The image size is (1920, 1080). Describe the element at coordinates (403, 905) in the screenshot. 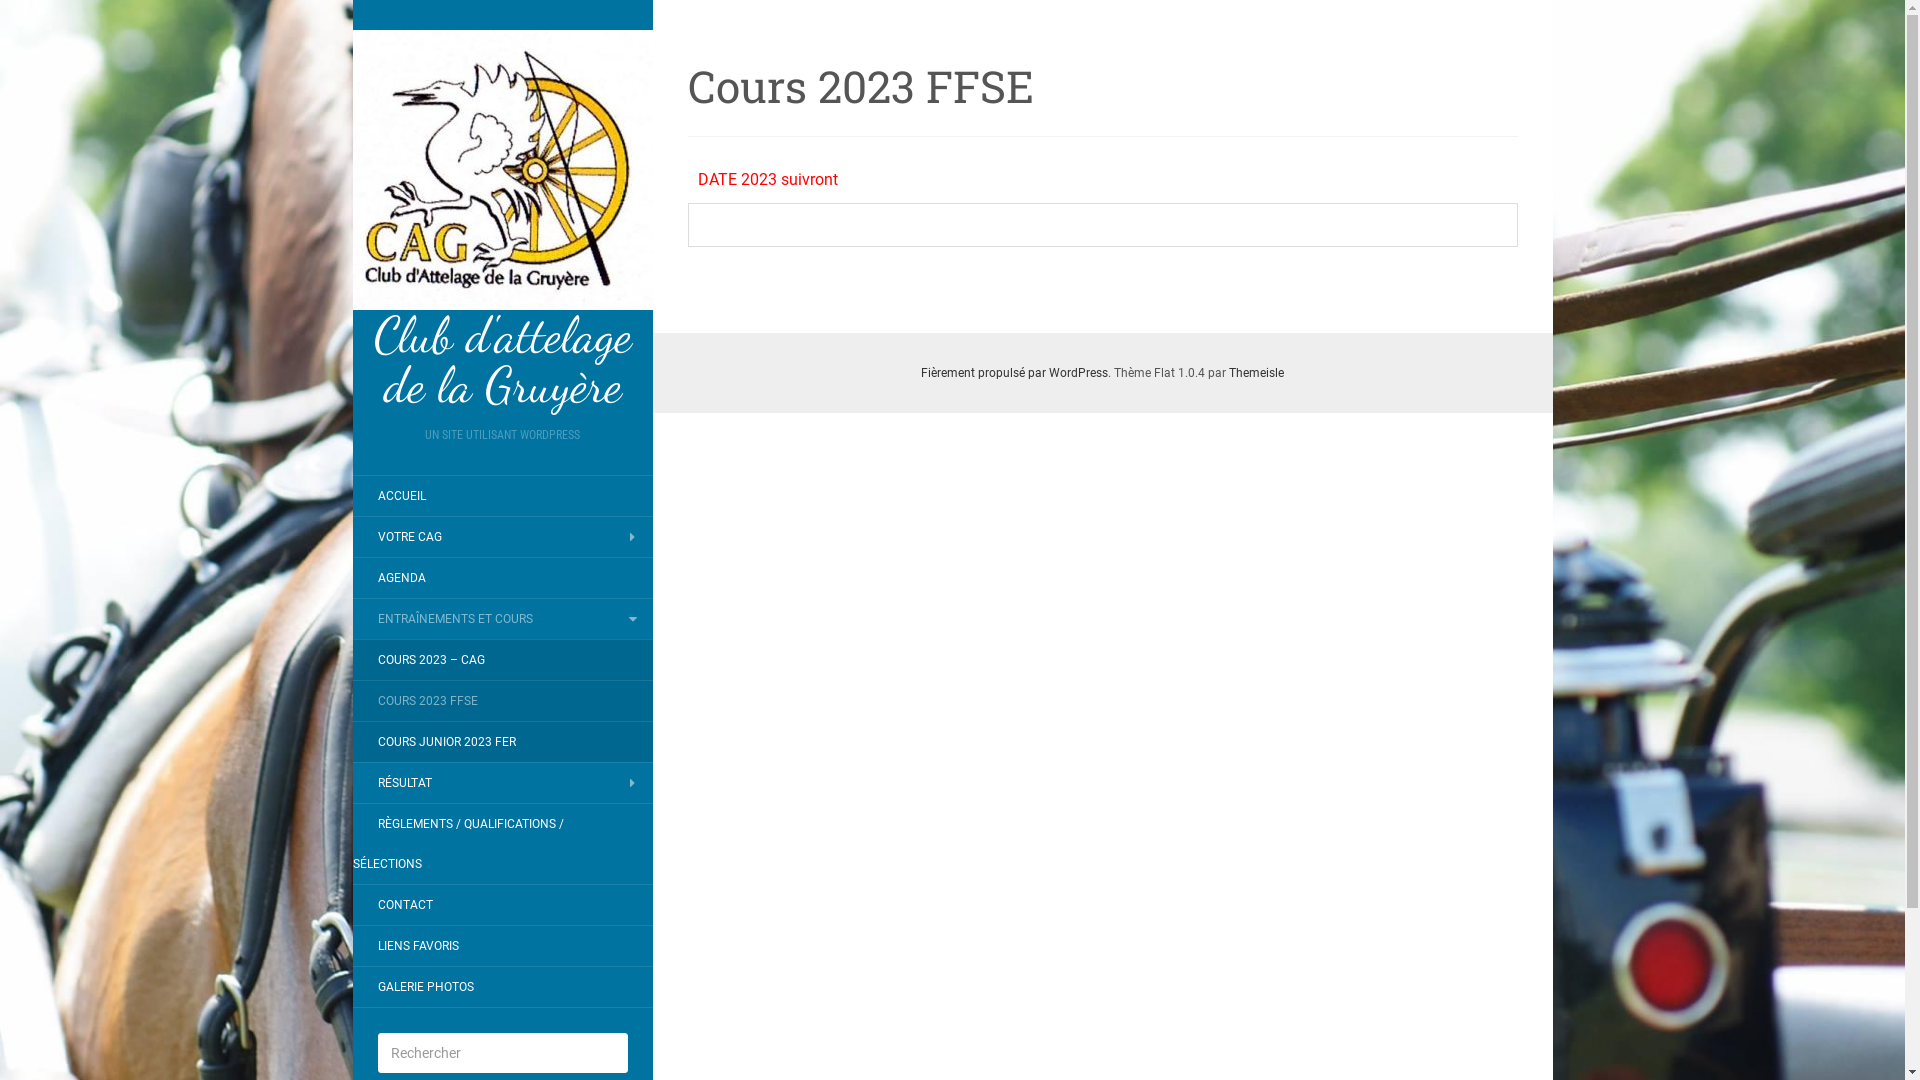

I see `'CONTACT'` at that location.